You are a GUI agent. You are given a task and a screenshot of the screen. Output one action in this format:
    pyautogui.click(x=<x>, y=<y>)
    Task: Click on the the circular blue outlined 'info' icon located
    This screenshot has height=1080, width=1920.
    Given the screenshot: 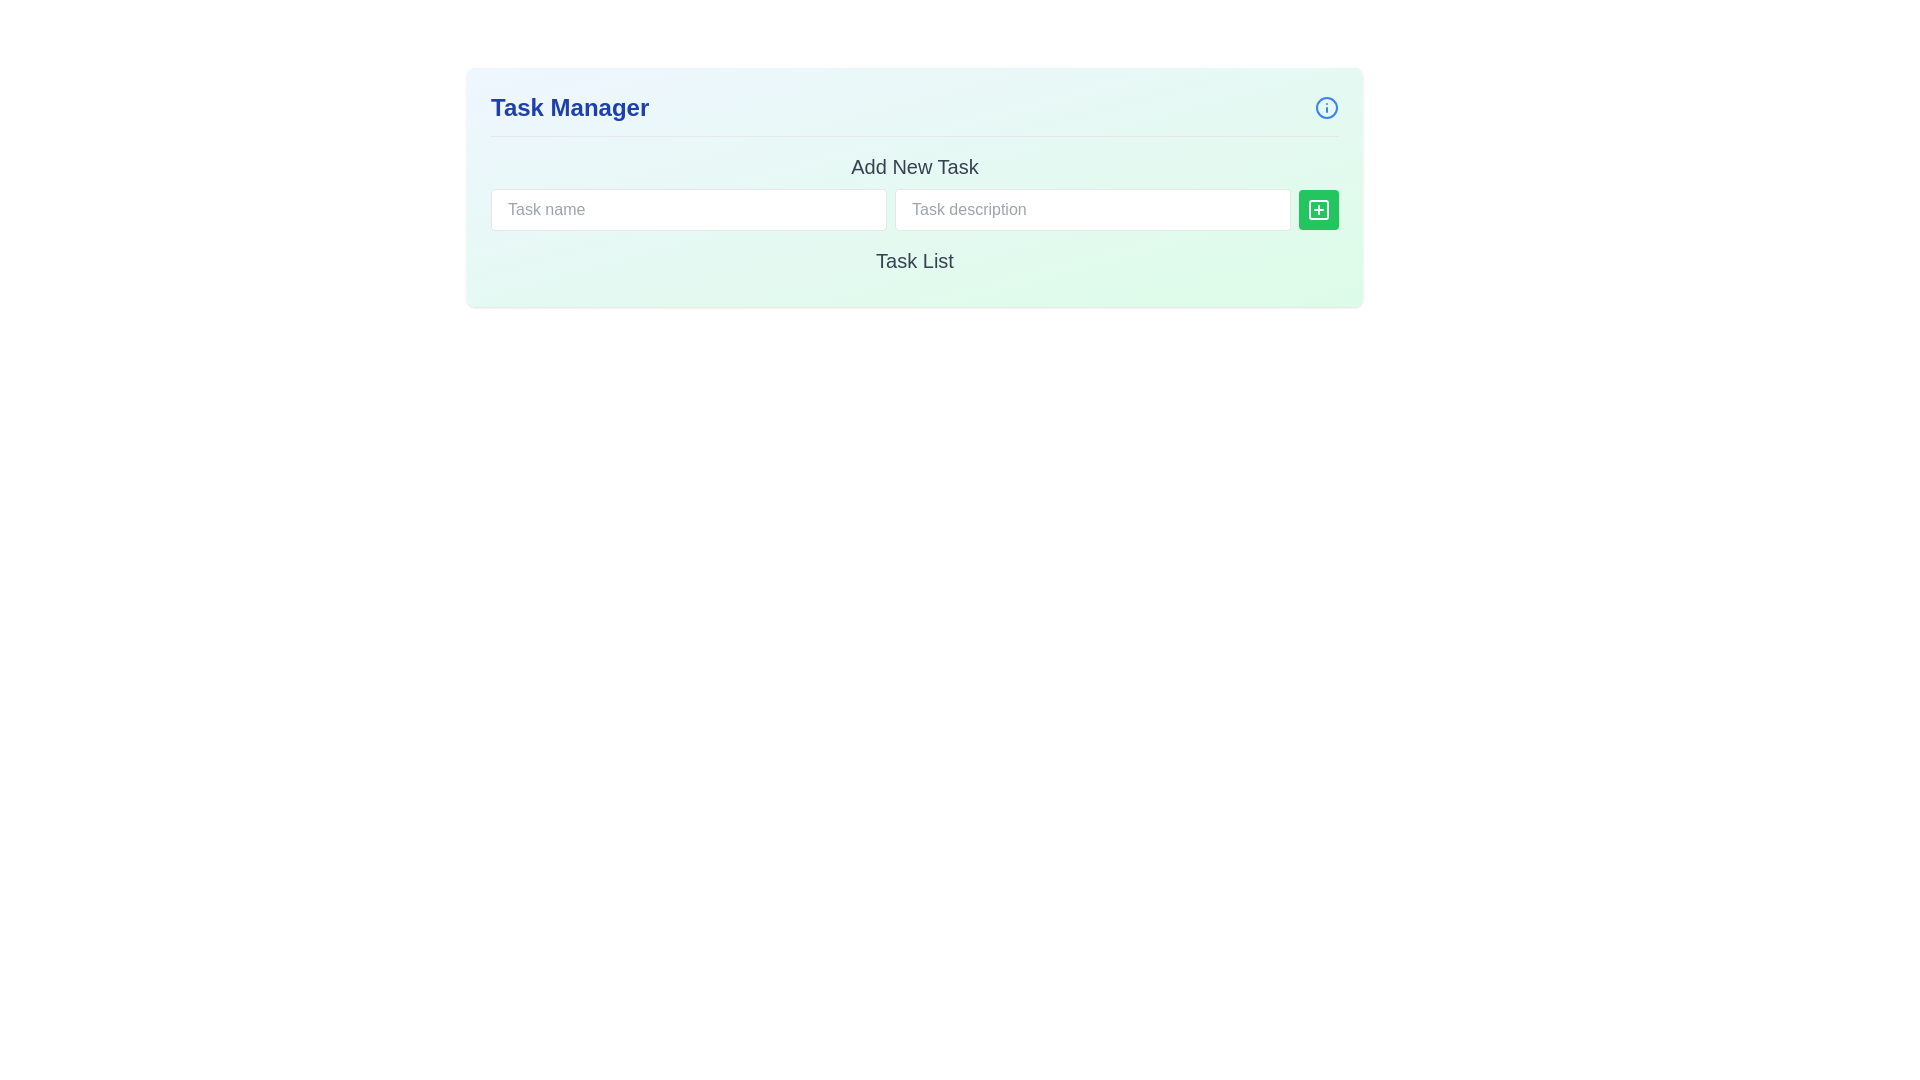 What is the action you would take?
    pyautogui.click(x=1326, y=108)
    